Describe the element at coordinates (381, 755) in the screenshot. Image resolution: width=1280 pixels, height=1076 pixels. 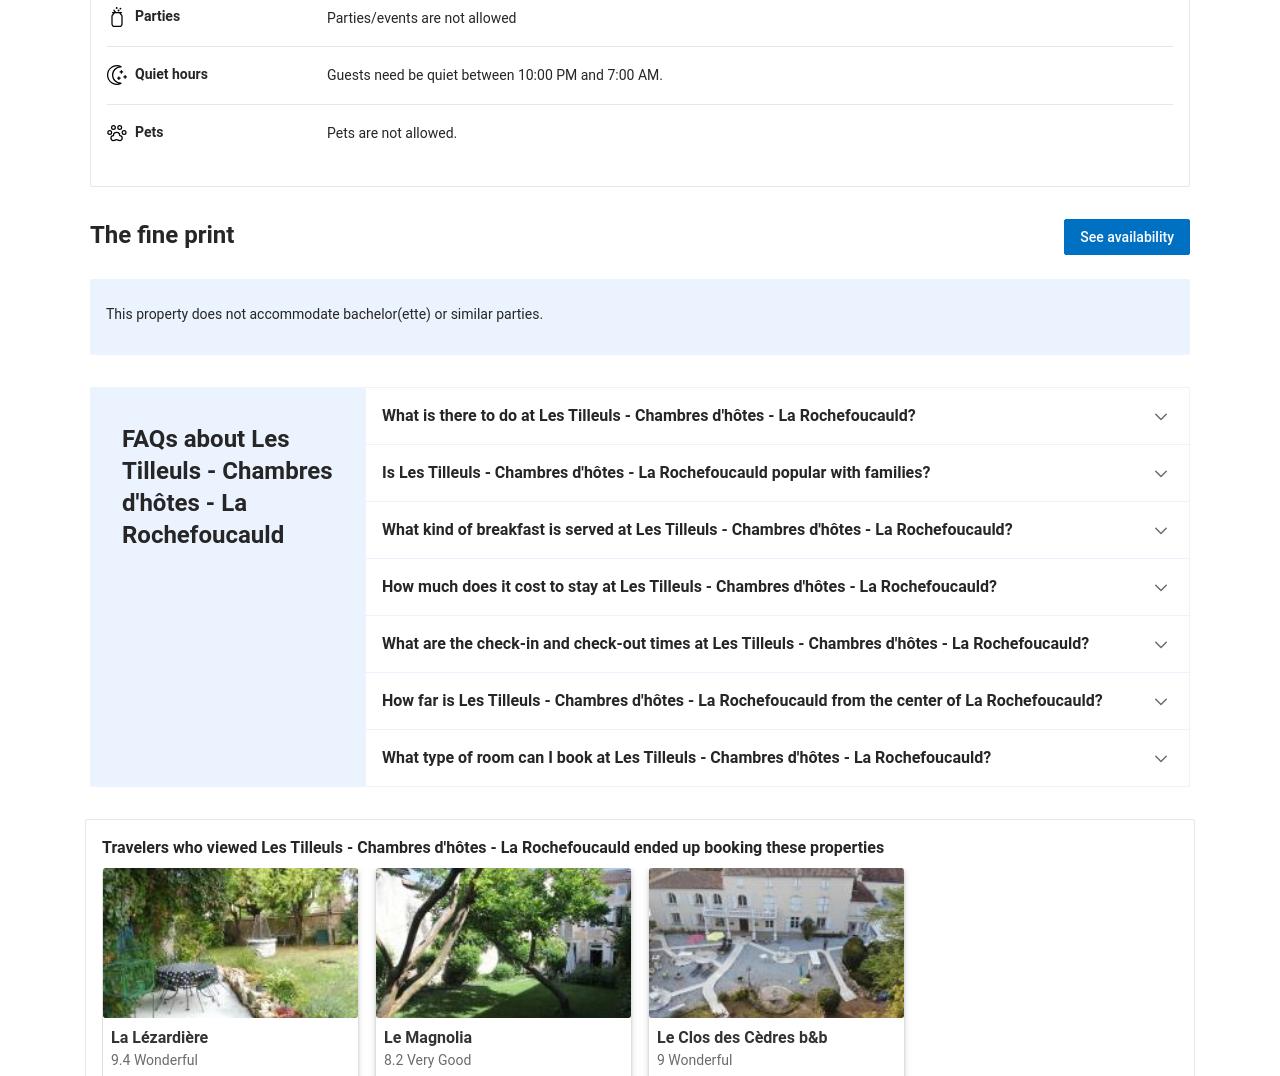
I see `'What type of room can I book at Les Tilleuls - Chambres d'hôtes - La Rochefoucauld?'` at that location.